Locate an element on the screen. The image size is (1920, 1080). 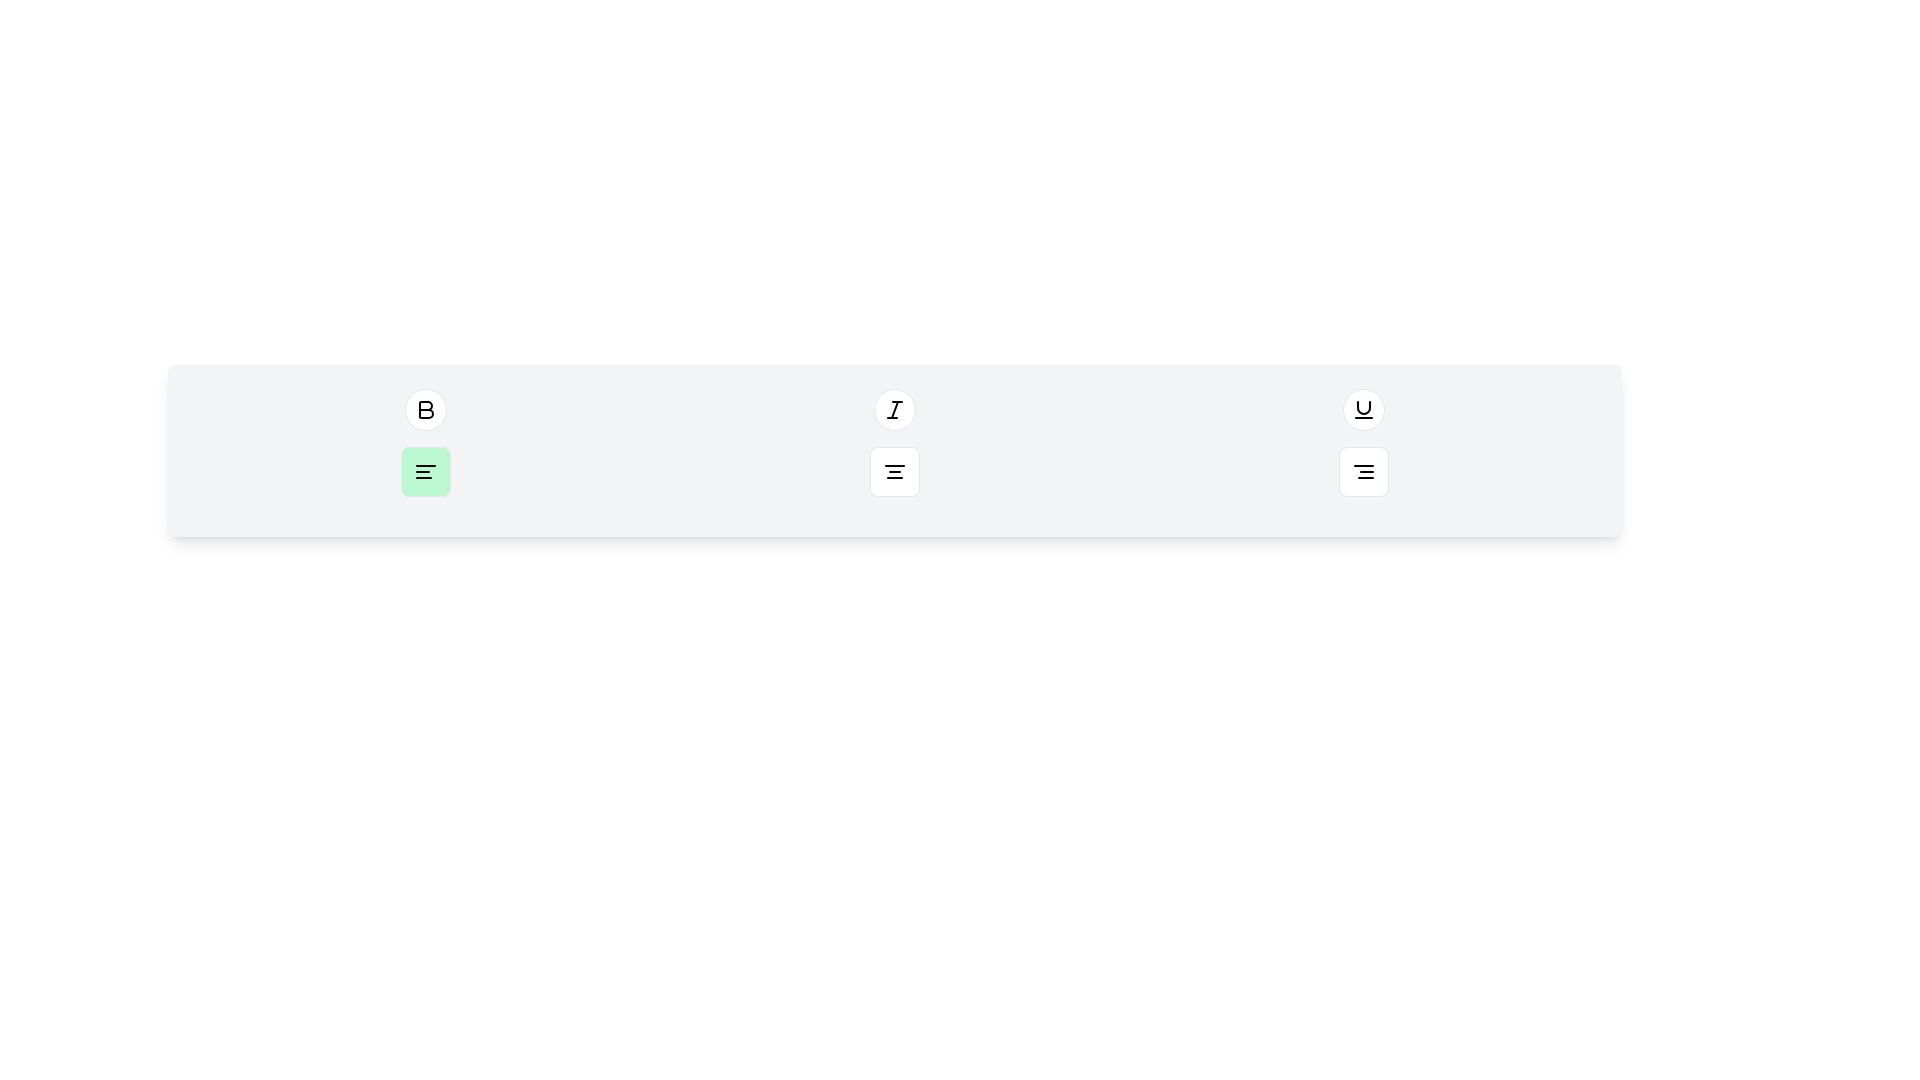
the alignment icon located at the center of the green square button below the bold 'B' text is located at coordinates (425, 471).